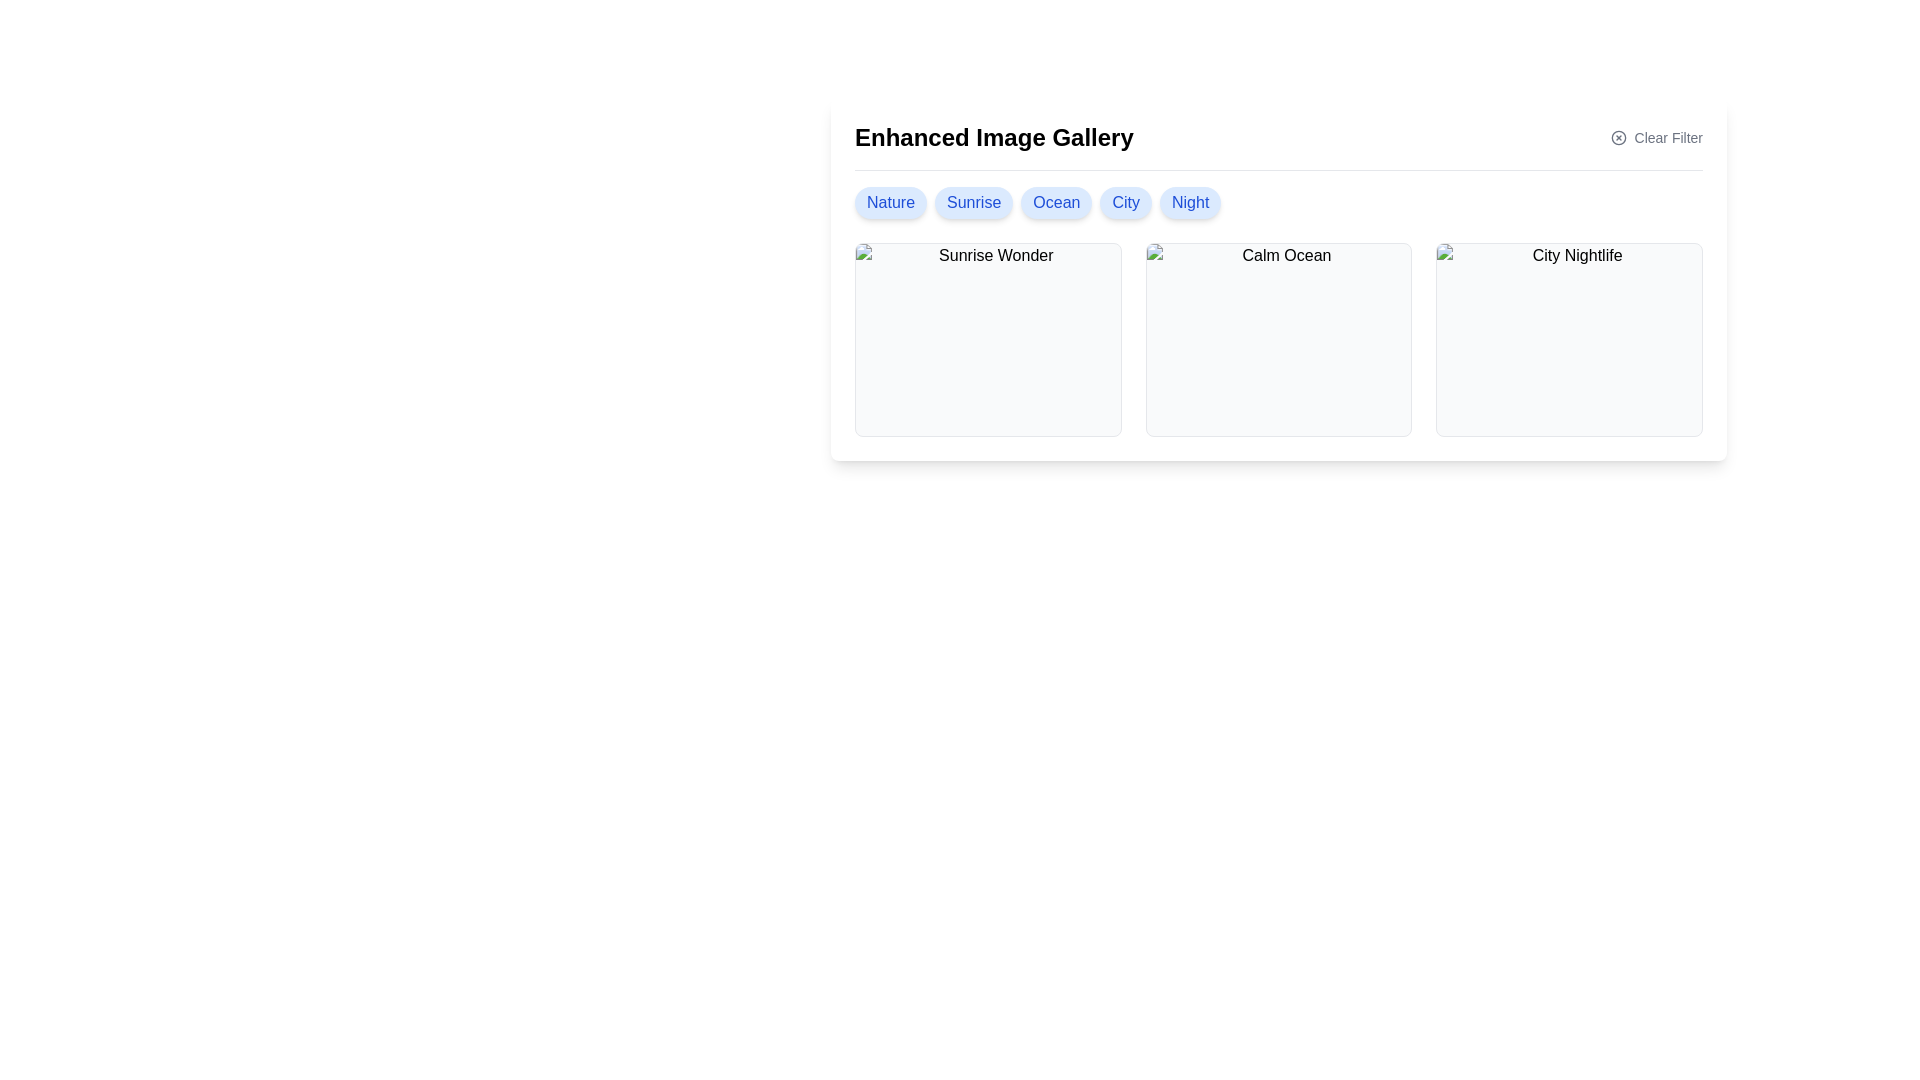 Image resolution: width=1920 pixels, height=1080 pixels. I want to click on the 'Calm Ocean' content card, so click(1277, 338).